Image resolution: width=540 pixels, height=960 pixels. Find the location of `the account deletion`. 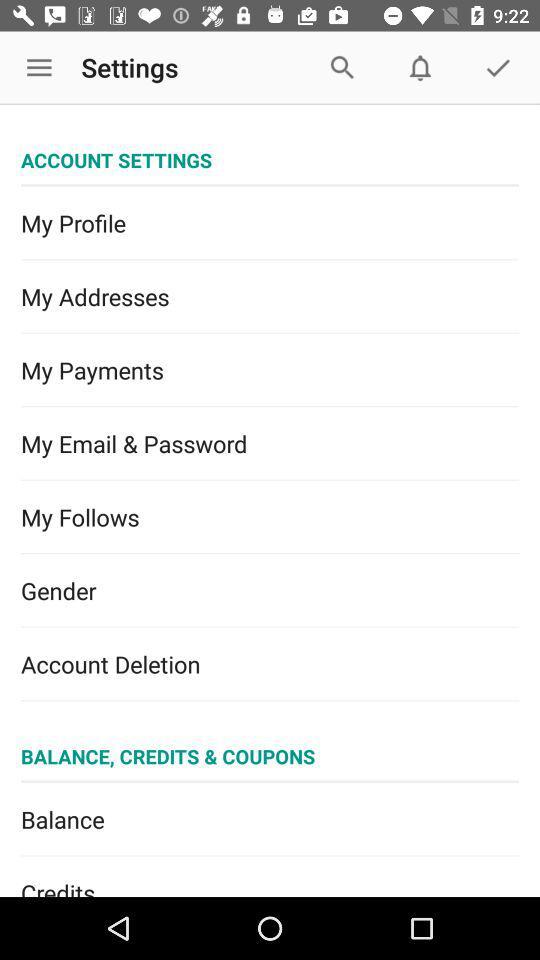

the account deletion is located at coordinates (270, 664).